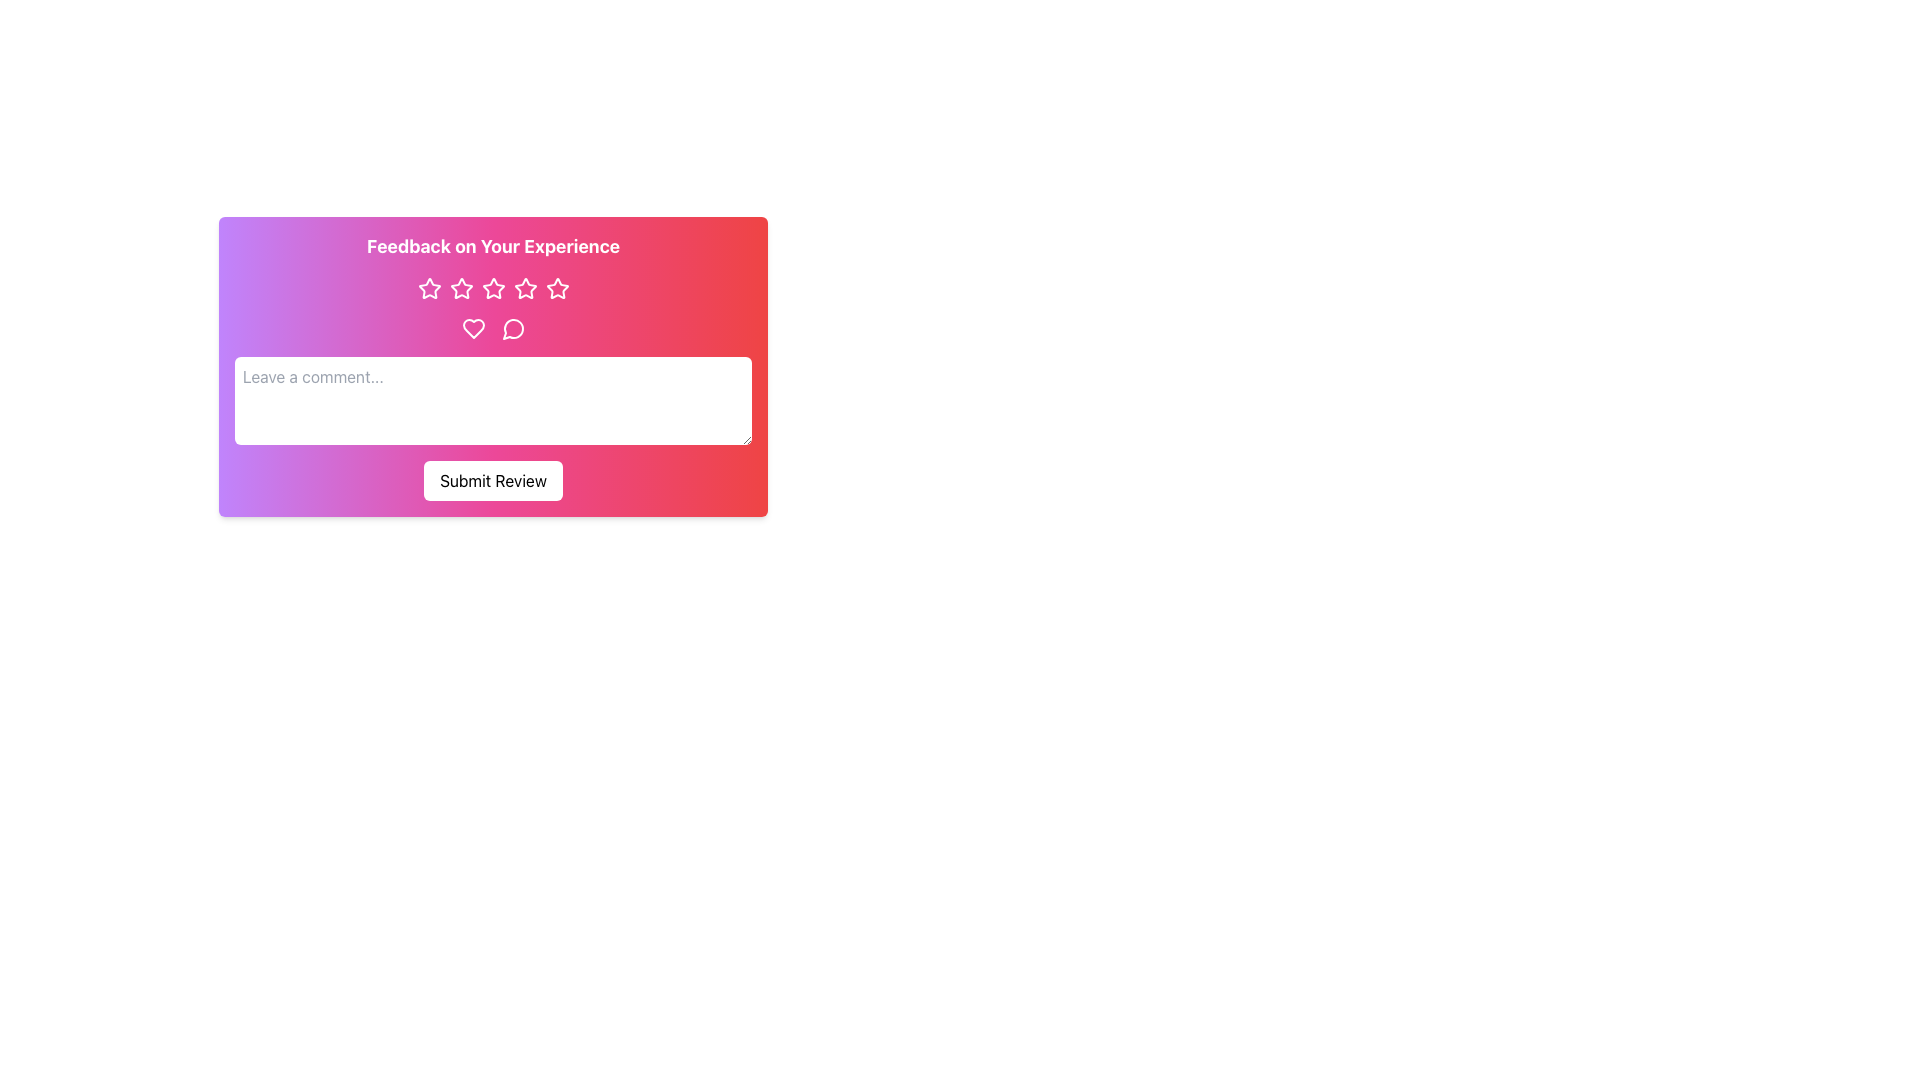 This screenshot has width=1920, height=1080. I want to click on the sixth star in the horizontal sequence of seven stars to set the rating to six, so click(557, 289).